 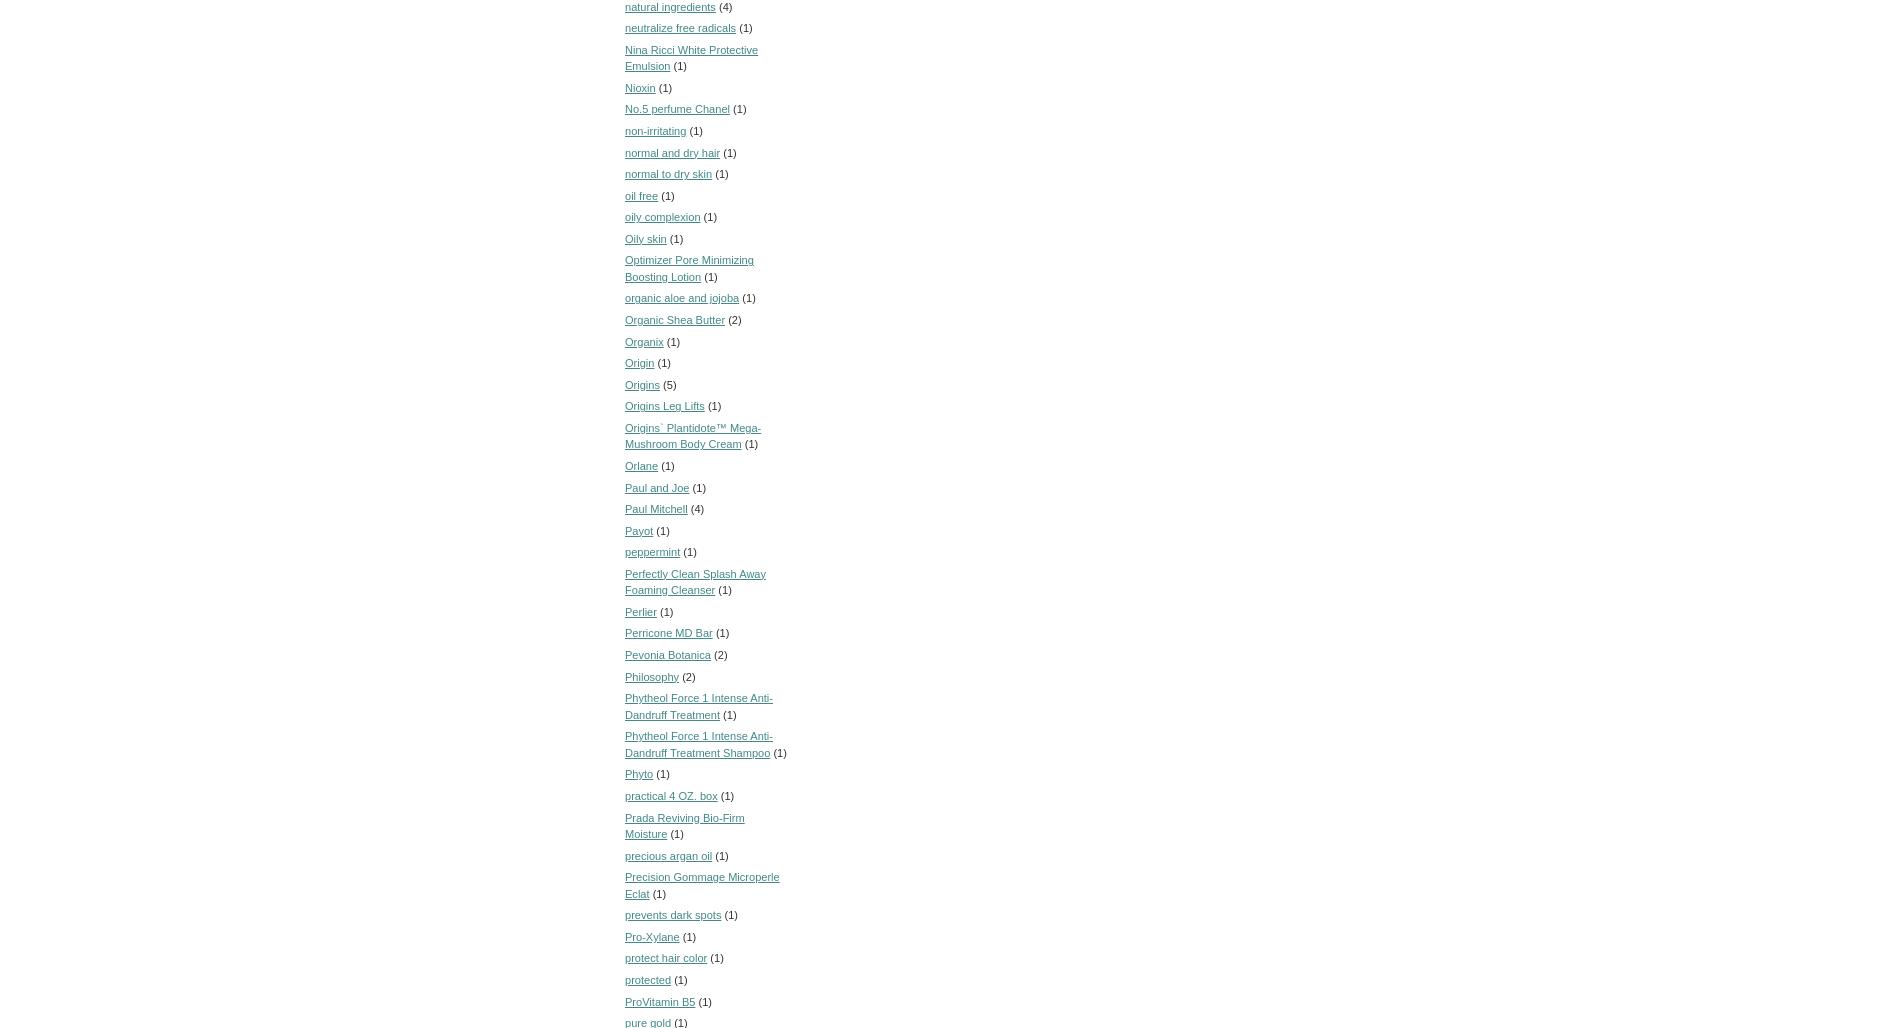 I want to click on 'Origins` Plantidote™ Mega-Mushroom Body Cream', so click(x=692, y=435).